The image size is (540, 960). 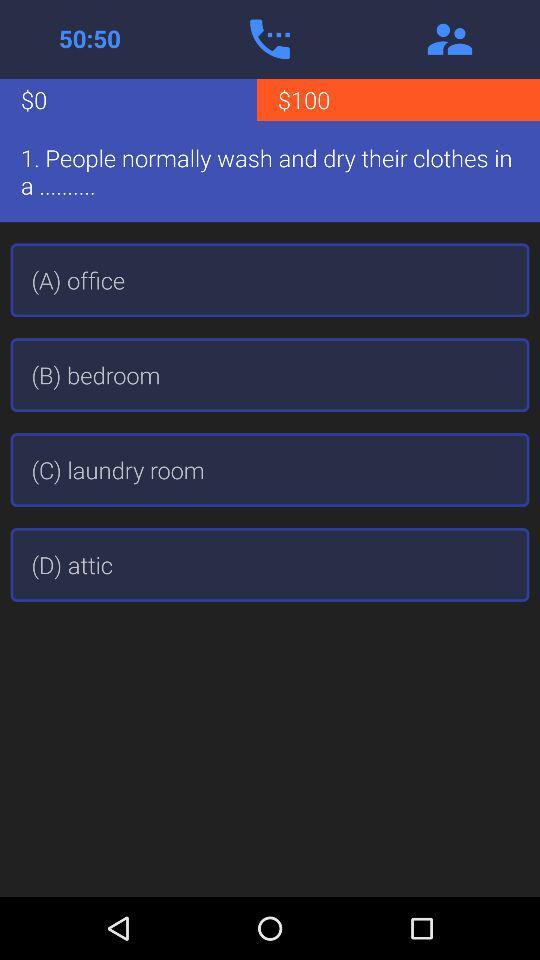 I want to click on icon above (d) attic app, so click(x=270, y=470).